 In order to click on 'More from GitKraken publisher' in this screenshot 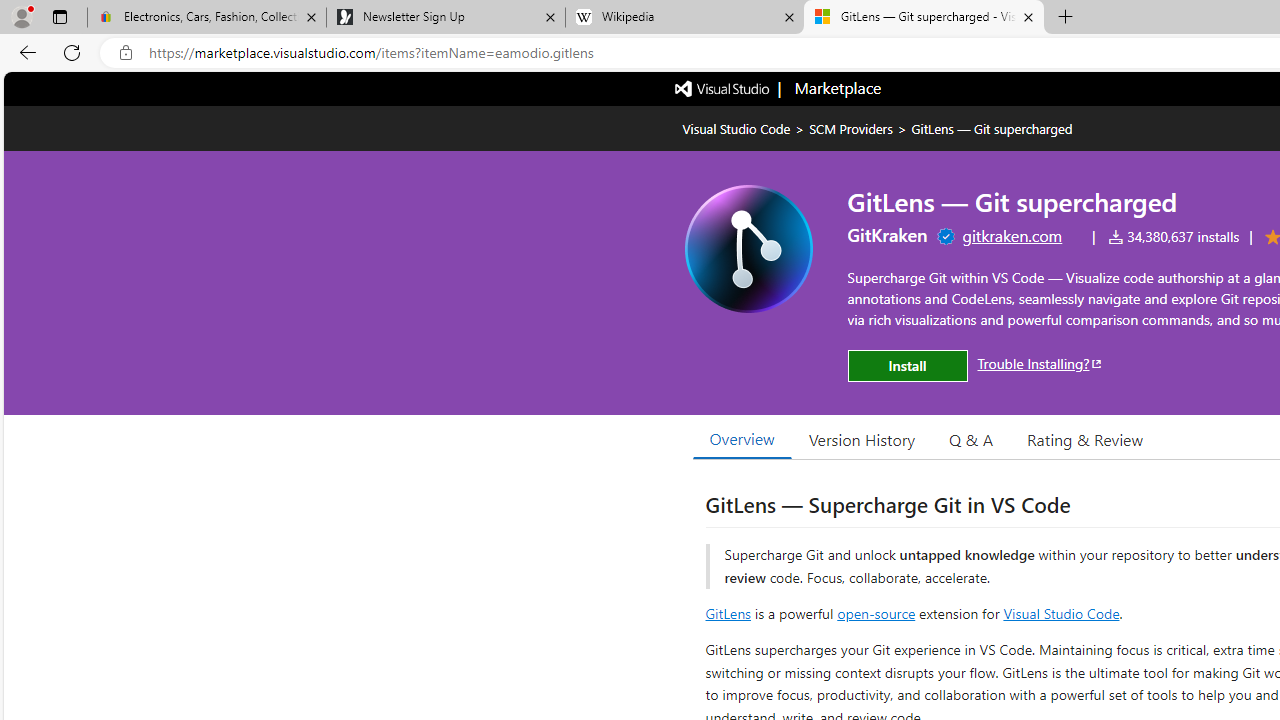, I will do `click(886, 234)`.